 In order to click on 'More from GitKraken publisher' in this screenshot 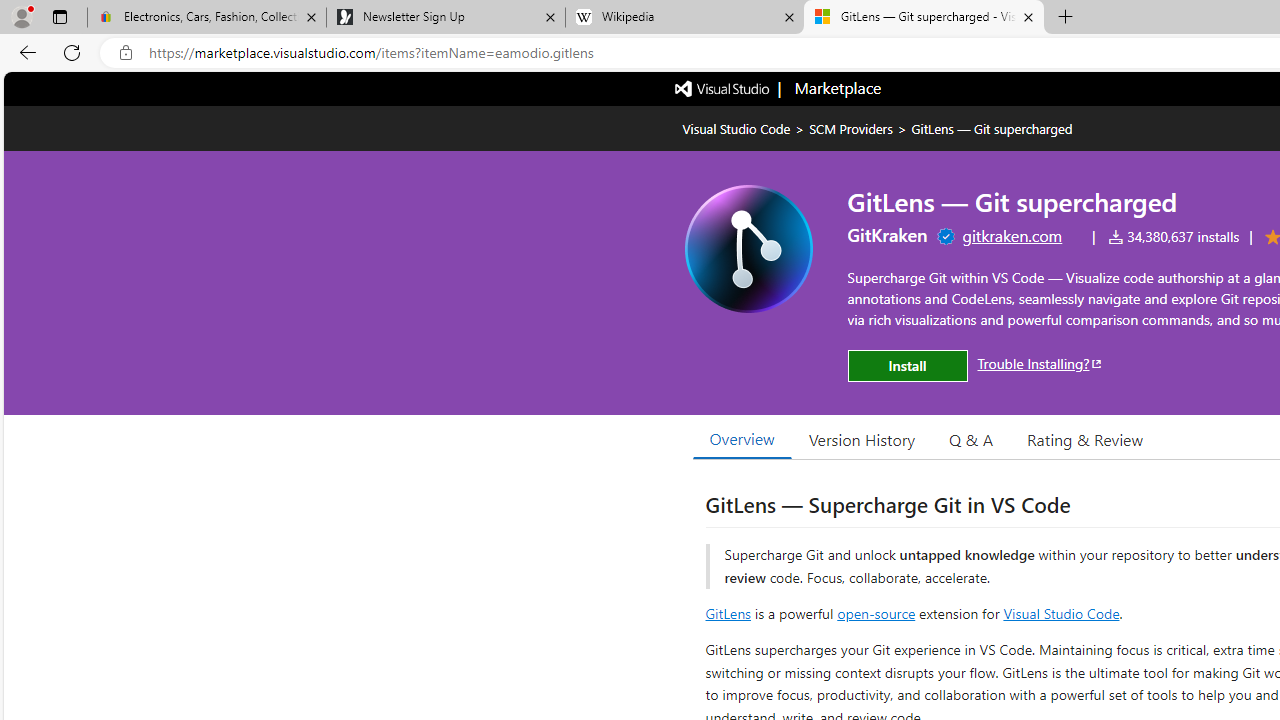, I will do `click(886, 234)`.